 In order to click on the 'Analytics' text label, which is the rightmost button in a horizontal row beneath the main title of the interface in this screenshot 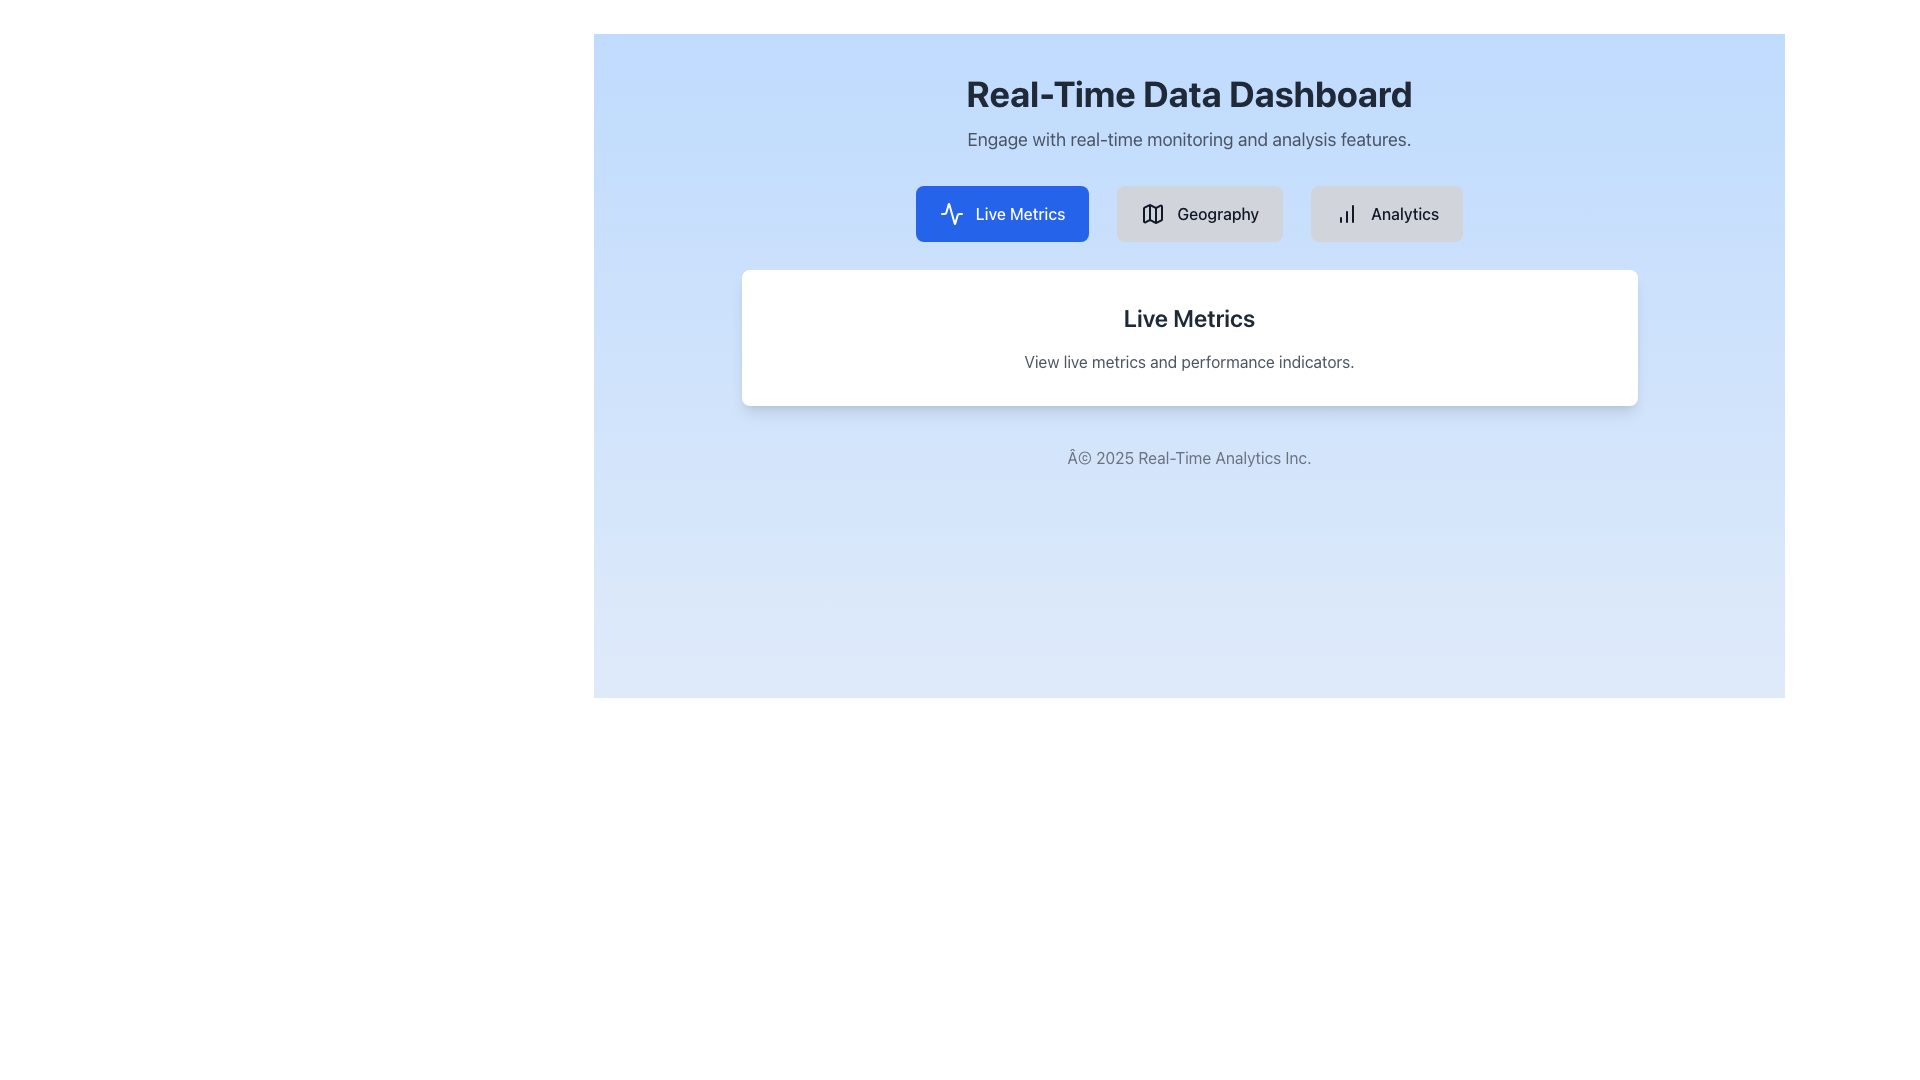, I will do `click(1404, 213)`.